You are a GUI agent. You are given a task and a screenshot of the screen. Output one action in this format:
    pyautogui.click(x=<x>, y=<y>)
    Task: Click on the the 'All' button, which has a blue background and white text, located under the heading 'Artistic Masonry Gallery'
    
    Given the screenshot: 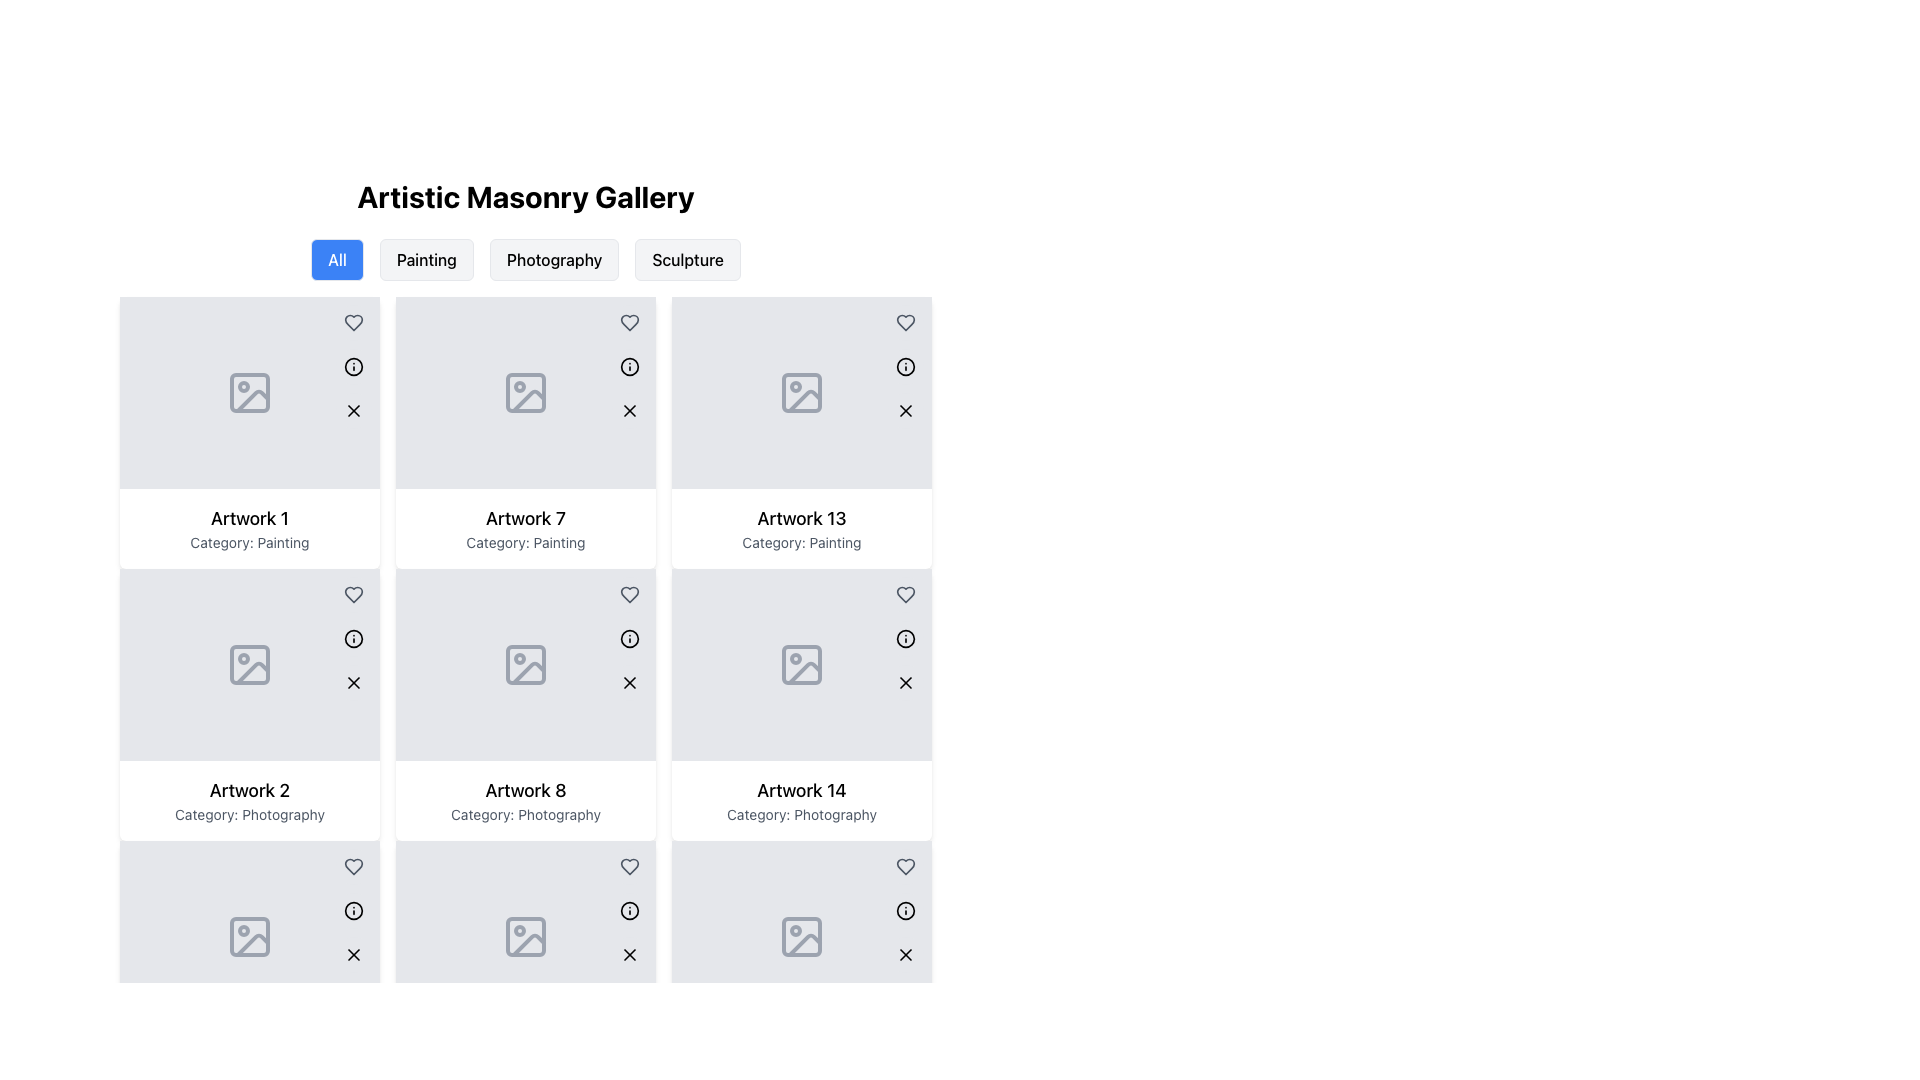 What is the action you would take?
    pyautogui.click(x=337, y=258)
    